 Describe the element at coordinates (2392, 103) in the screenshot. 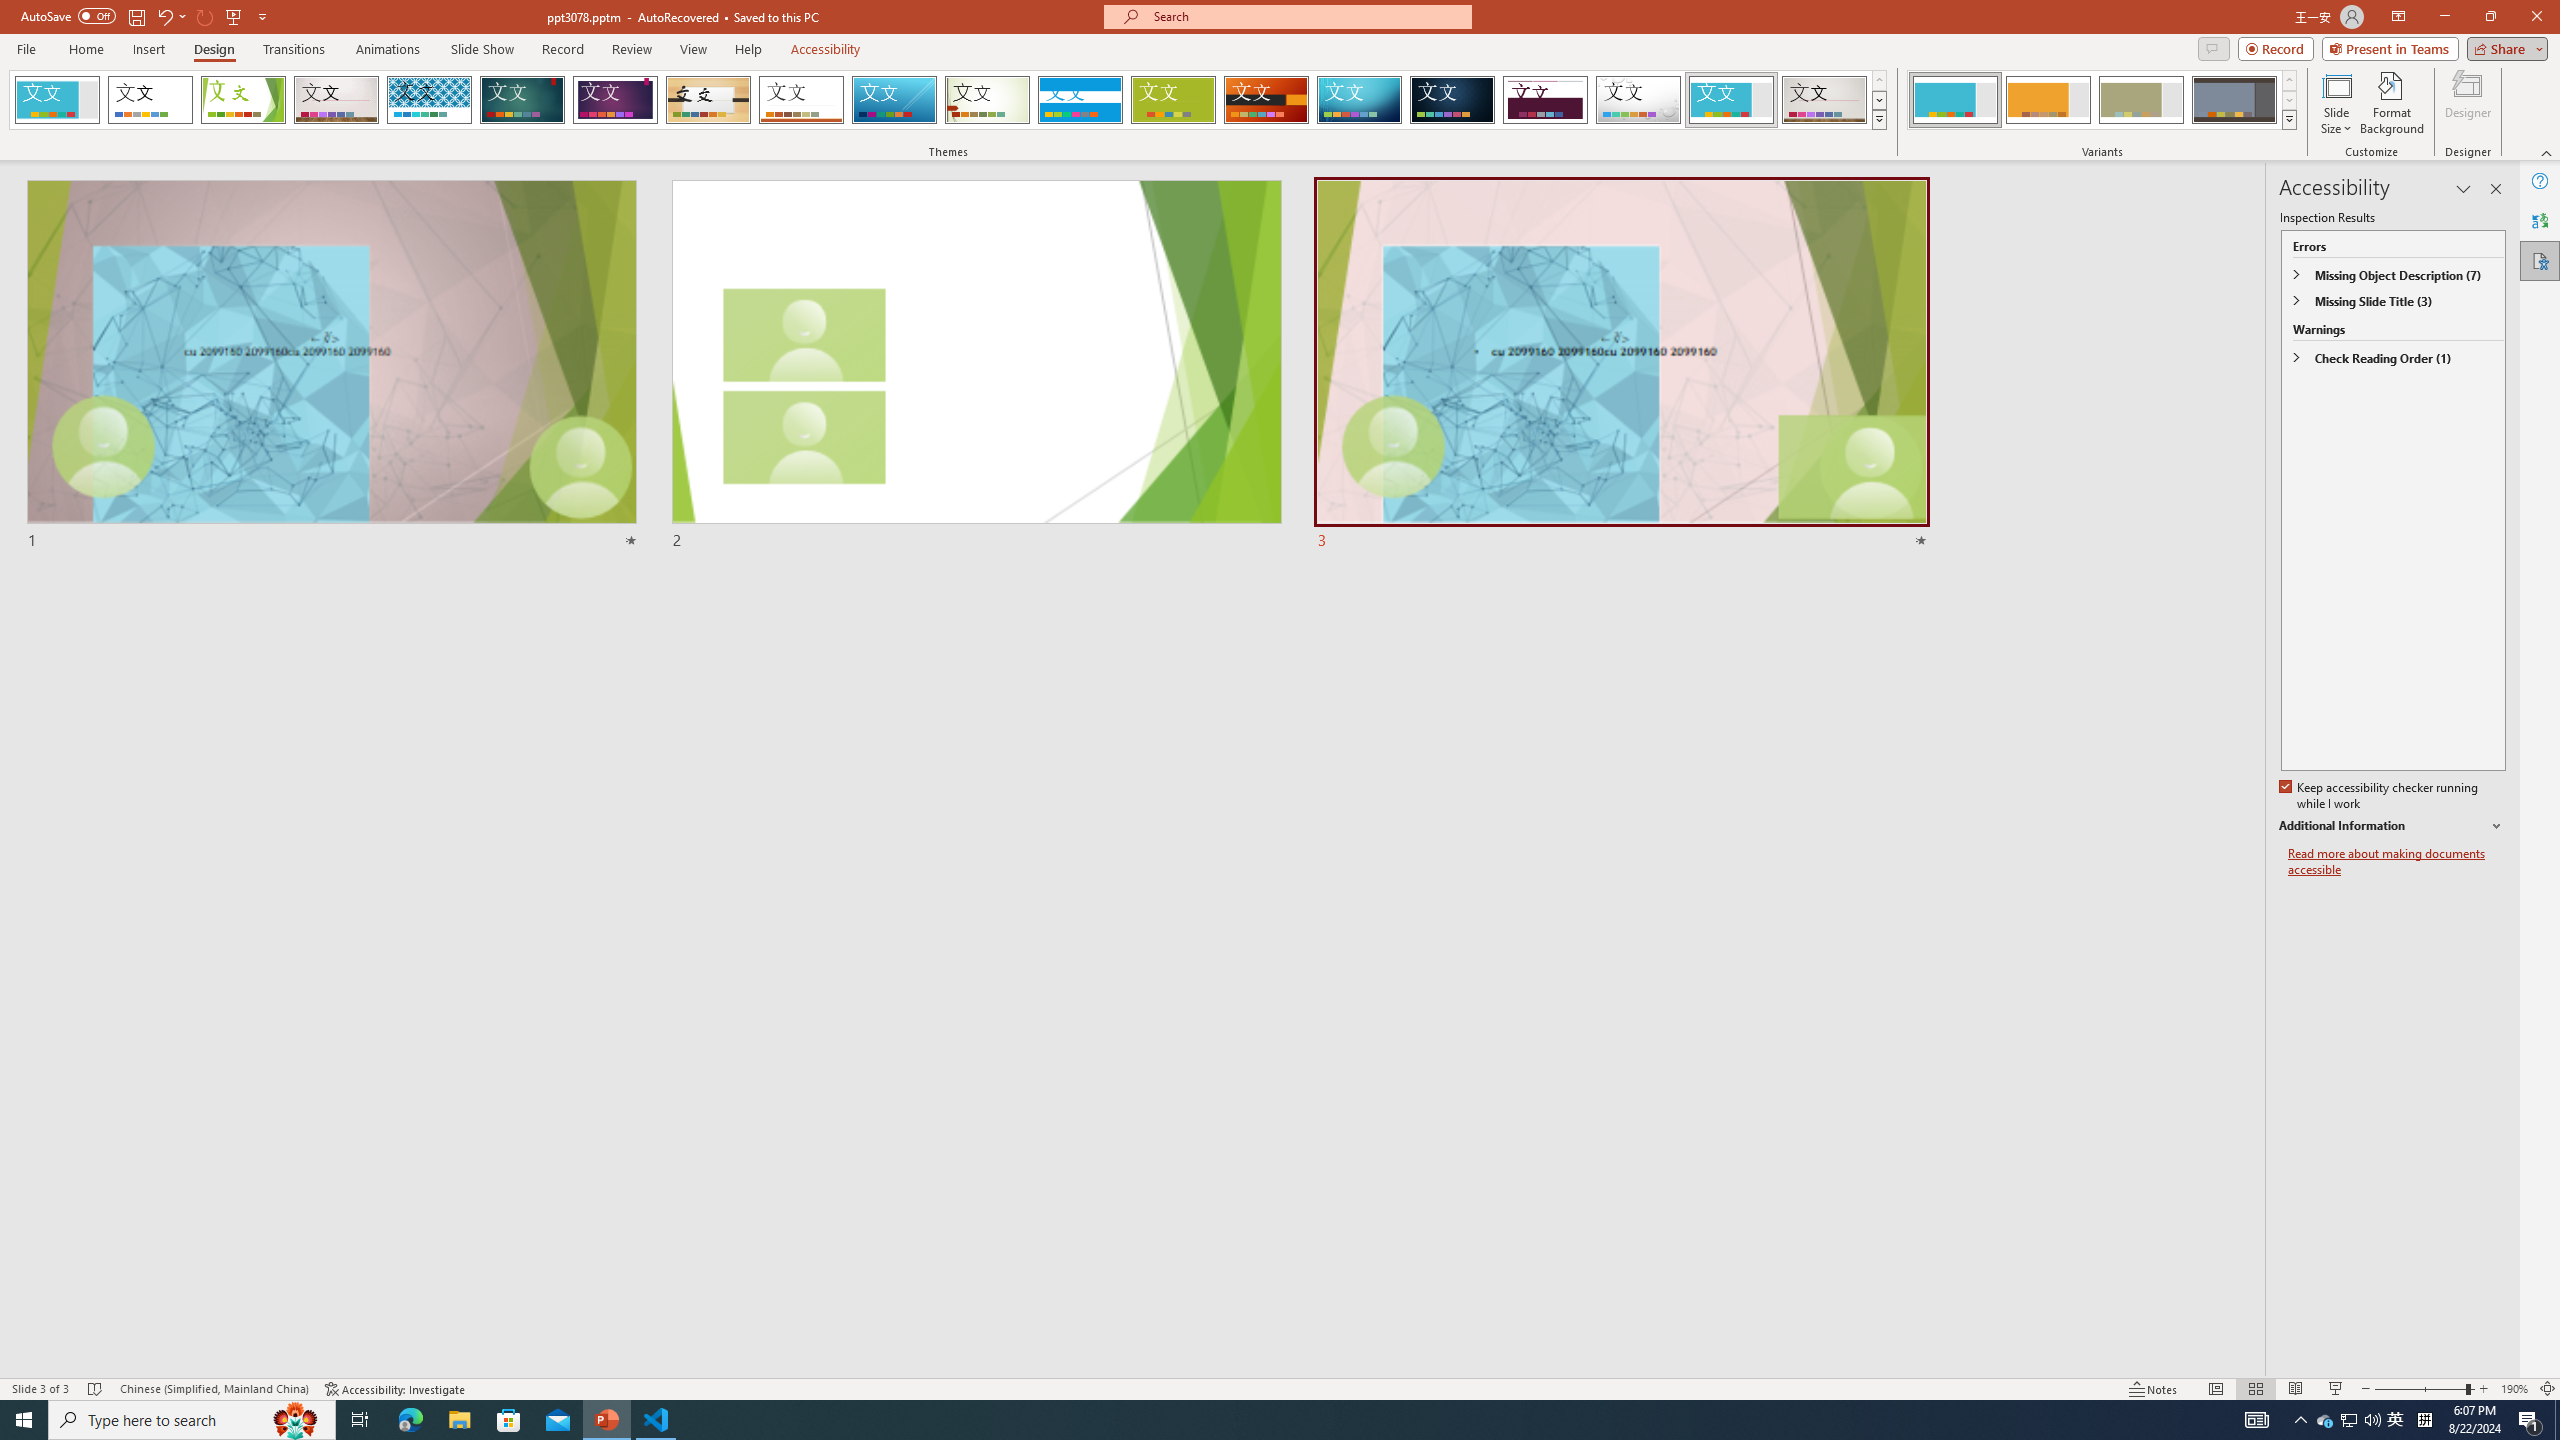

I see `'Format Background'` at that location.